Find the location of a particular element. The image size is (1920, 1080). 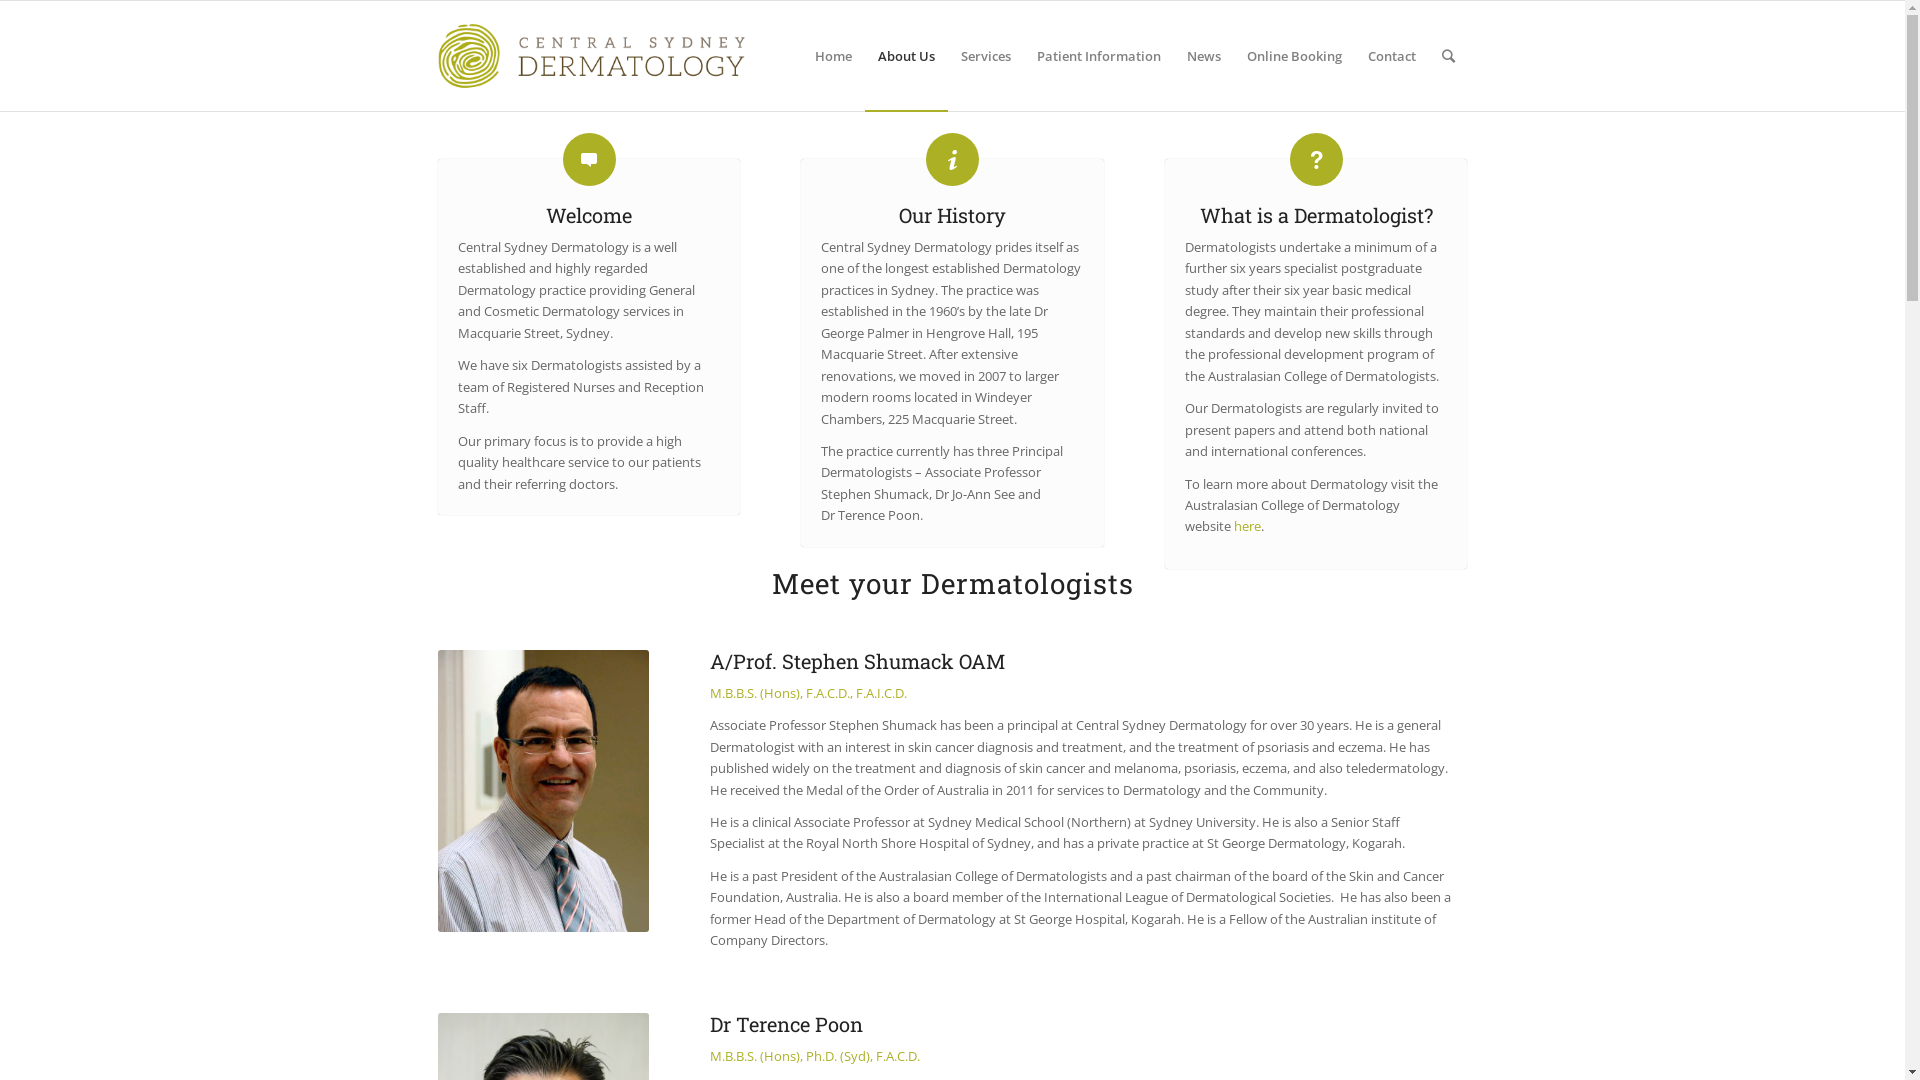

'News' is located at coordinates (1174, 55).